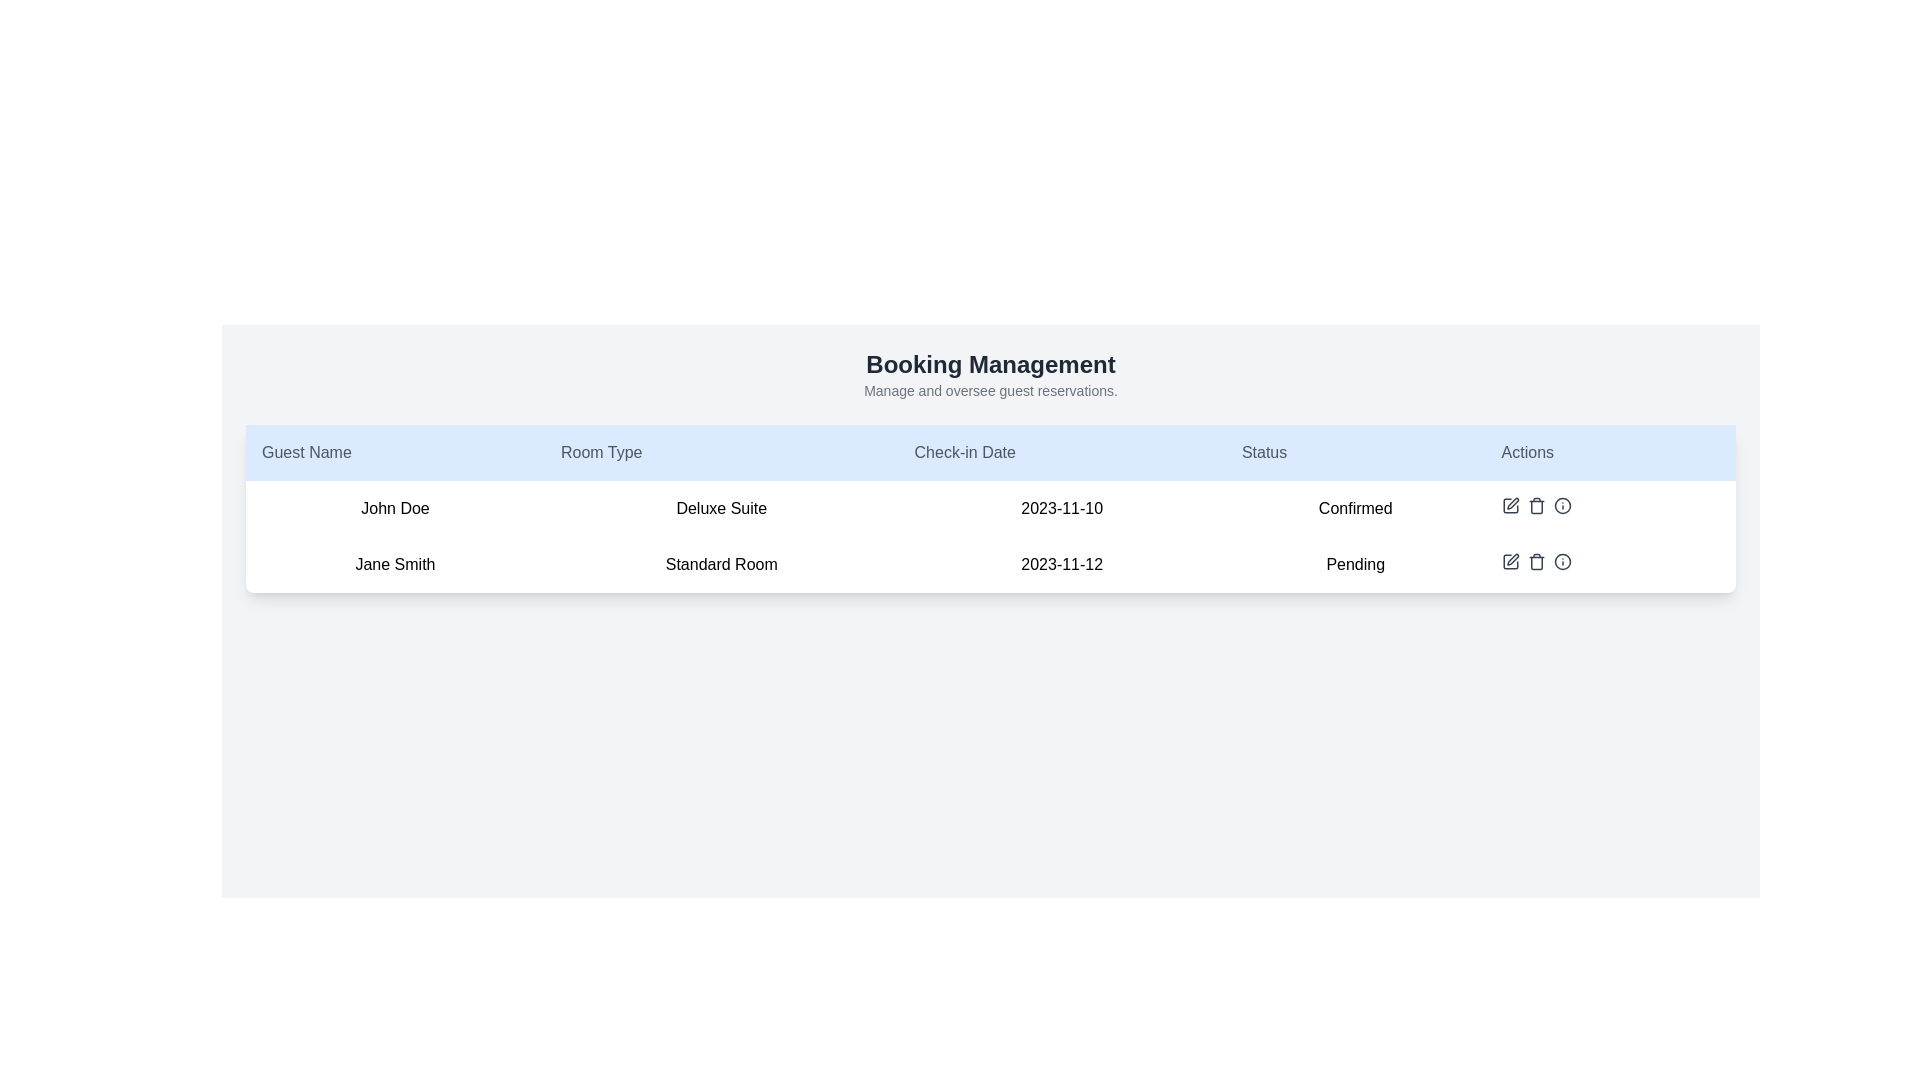 This screenshot has width=1920, height=1080. Describe the element at coordinates (1535, 504) in the screenshot. I see `the gray trash can icon button located under the 'Actions' column, which is positioned between the 'Edit' (pencil) icon and the 'Info' (i) icon` at that location.